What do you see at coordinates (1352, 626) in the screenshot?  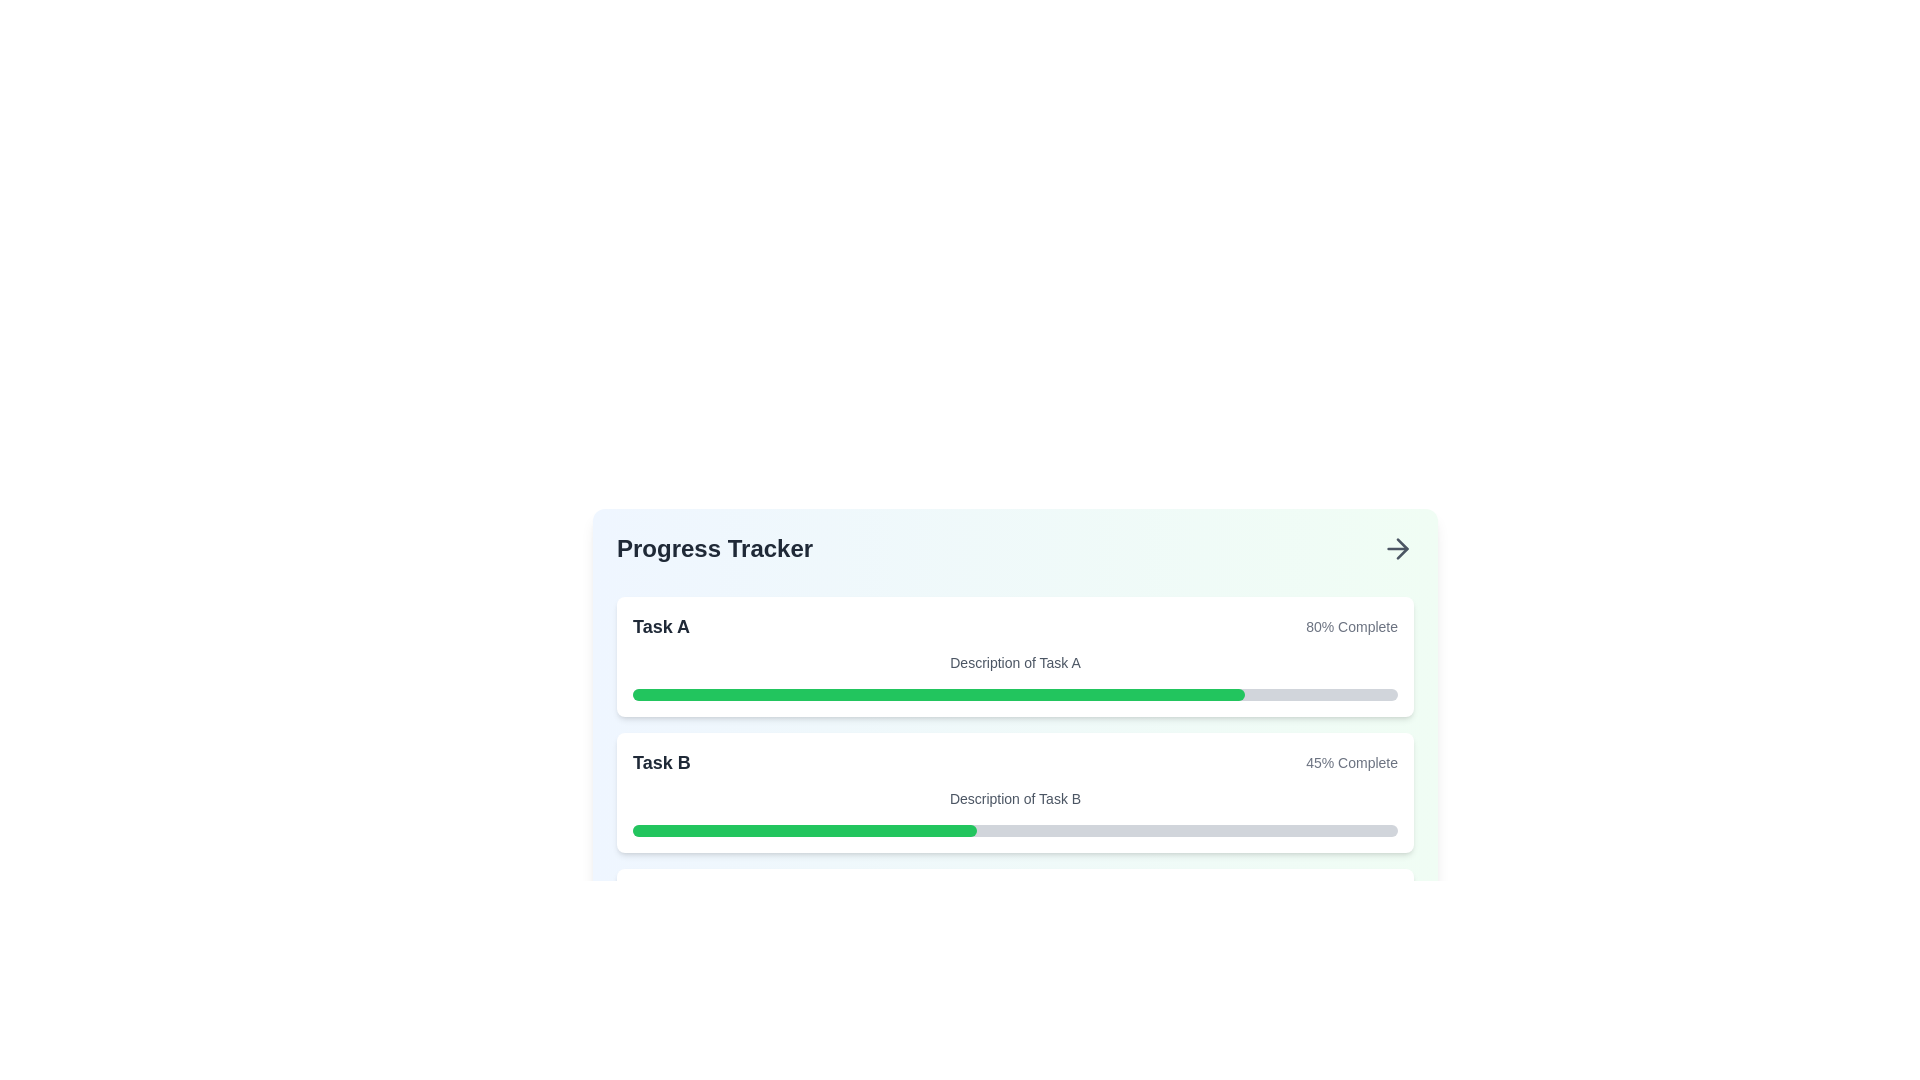 I see `the static text label that displays the progress percentage of Task A, located at the top right of the section, above the progress bar` at bounding box center [1352, 626].